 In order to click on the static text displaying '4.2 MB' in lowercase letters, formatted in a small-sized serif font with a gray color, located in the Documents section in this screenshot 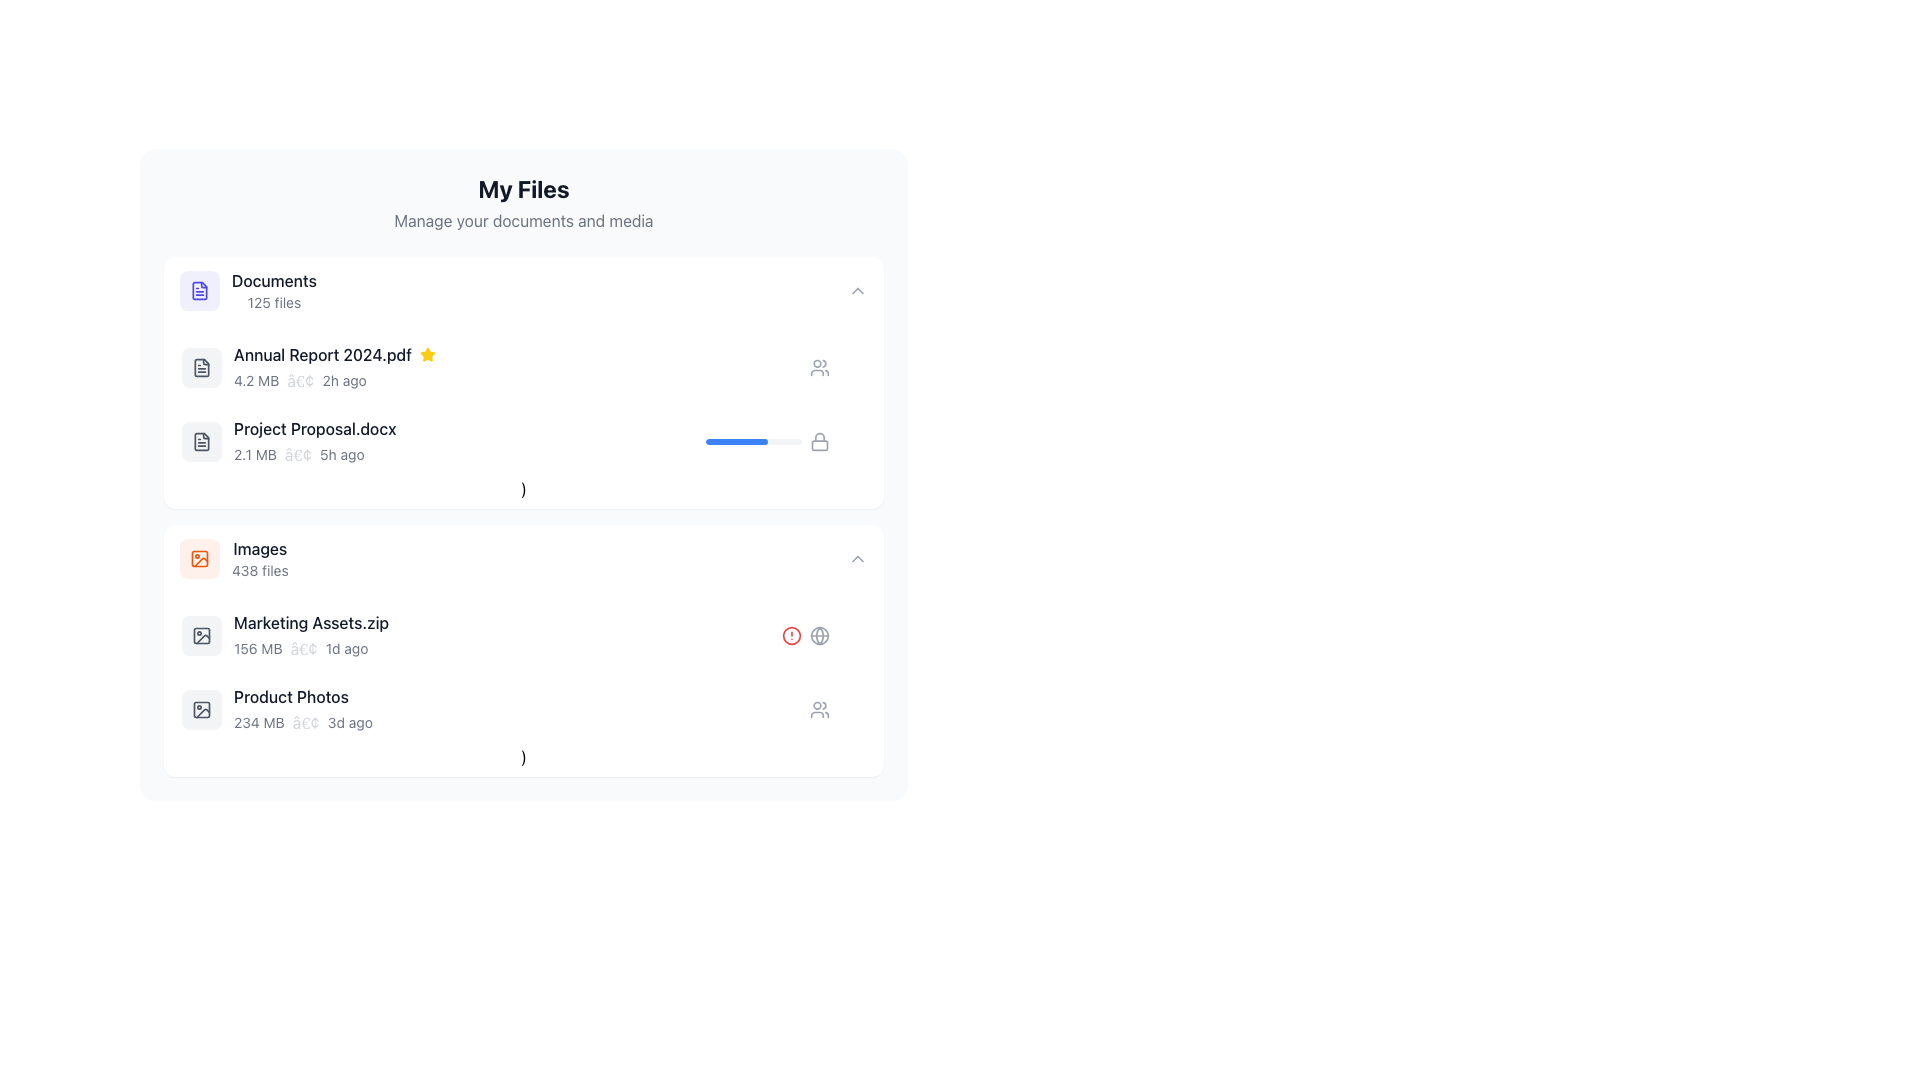, I will do `click(255, 381)`.